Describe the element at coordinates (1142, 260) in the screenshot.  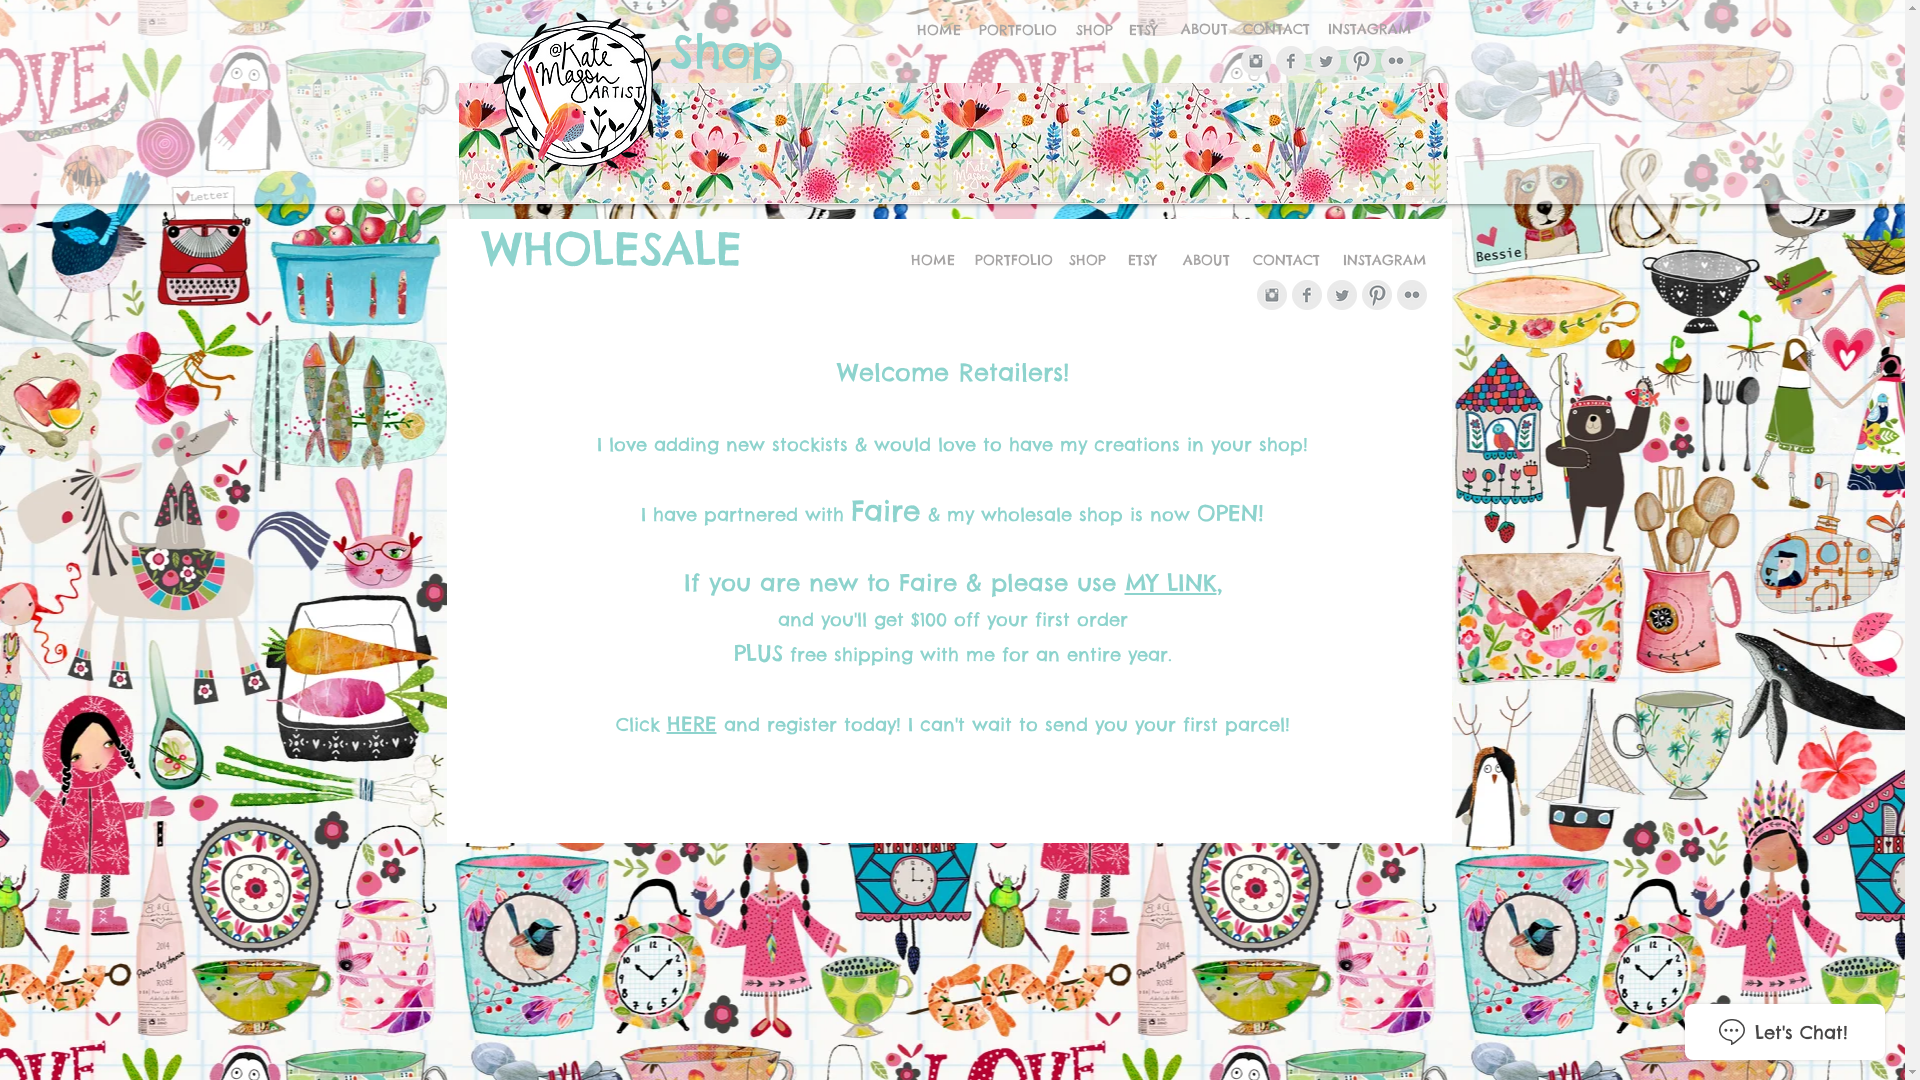
I see `'ETSY'` at that location.